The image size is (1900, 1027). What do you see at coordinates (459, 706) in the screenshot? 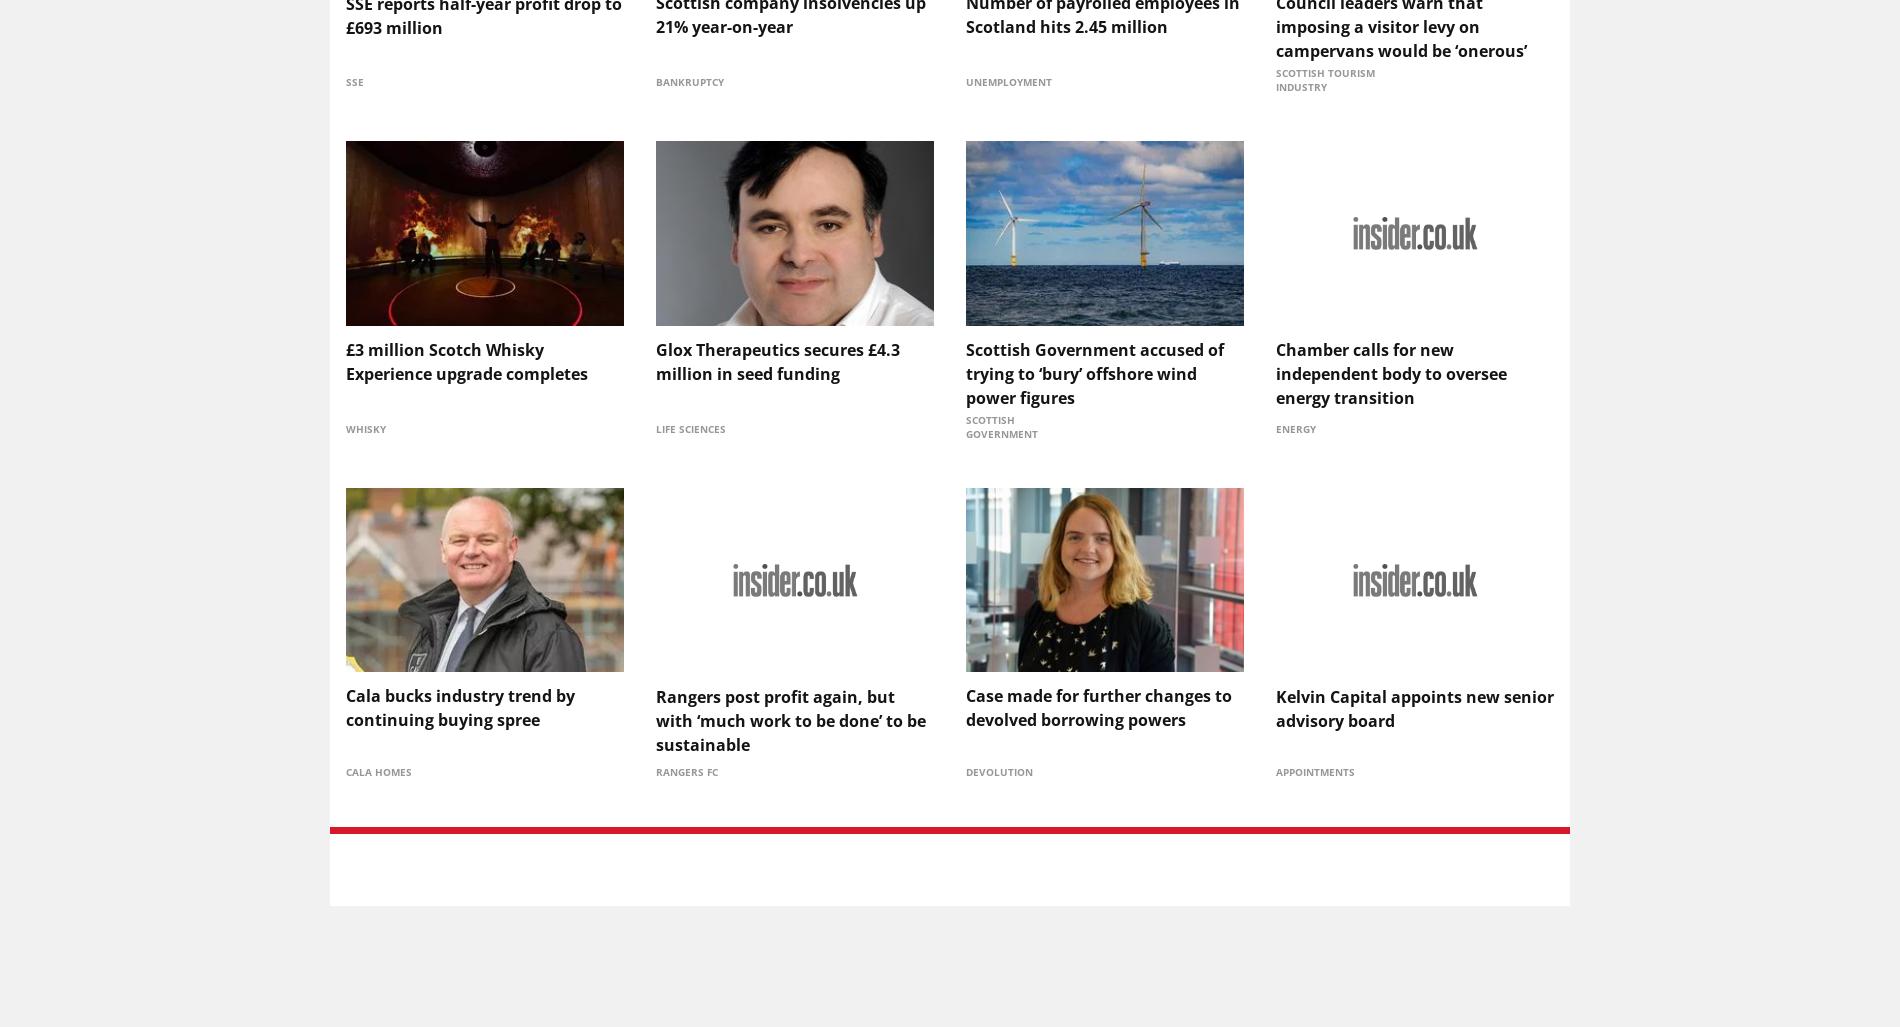
I see `'Cala bucks industry trend by continuing buying spree'` at bounding box center [459, 706].